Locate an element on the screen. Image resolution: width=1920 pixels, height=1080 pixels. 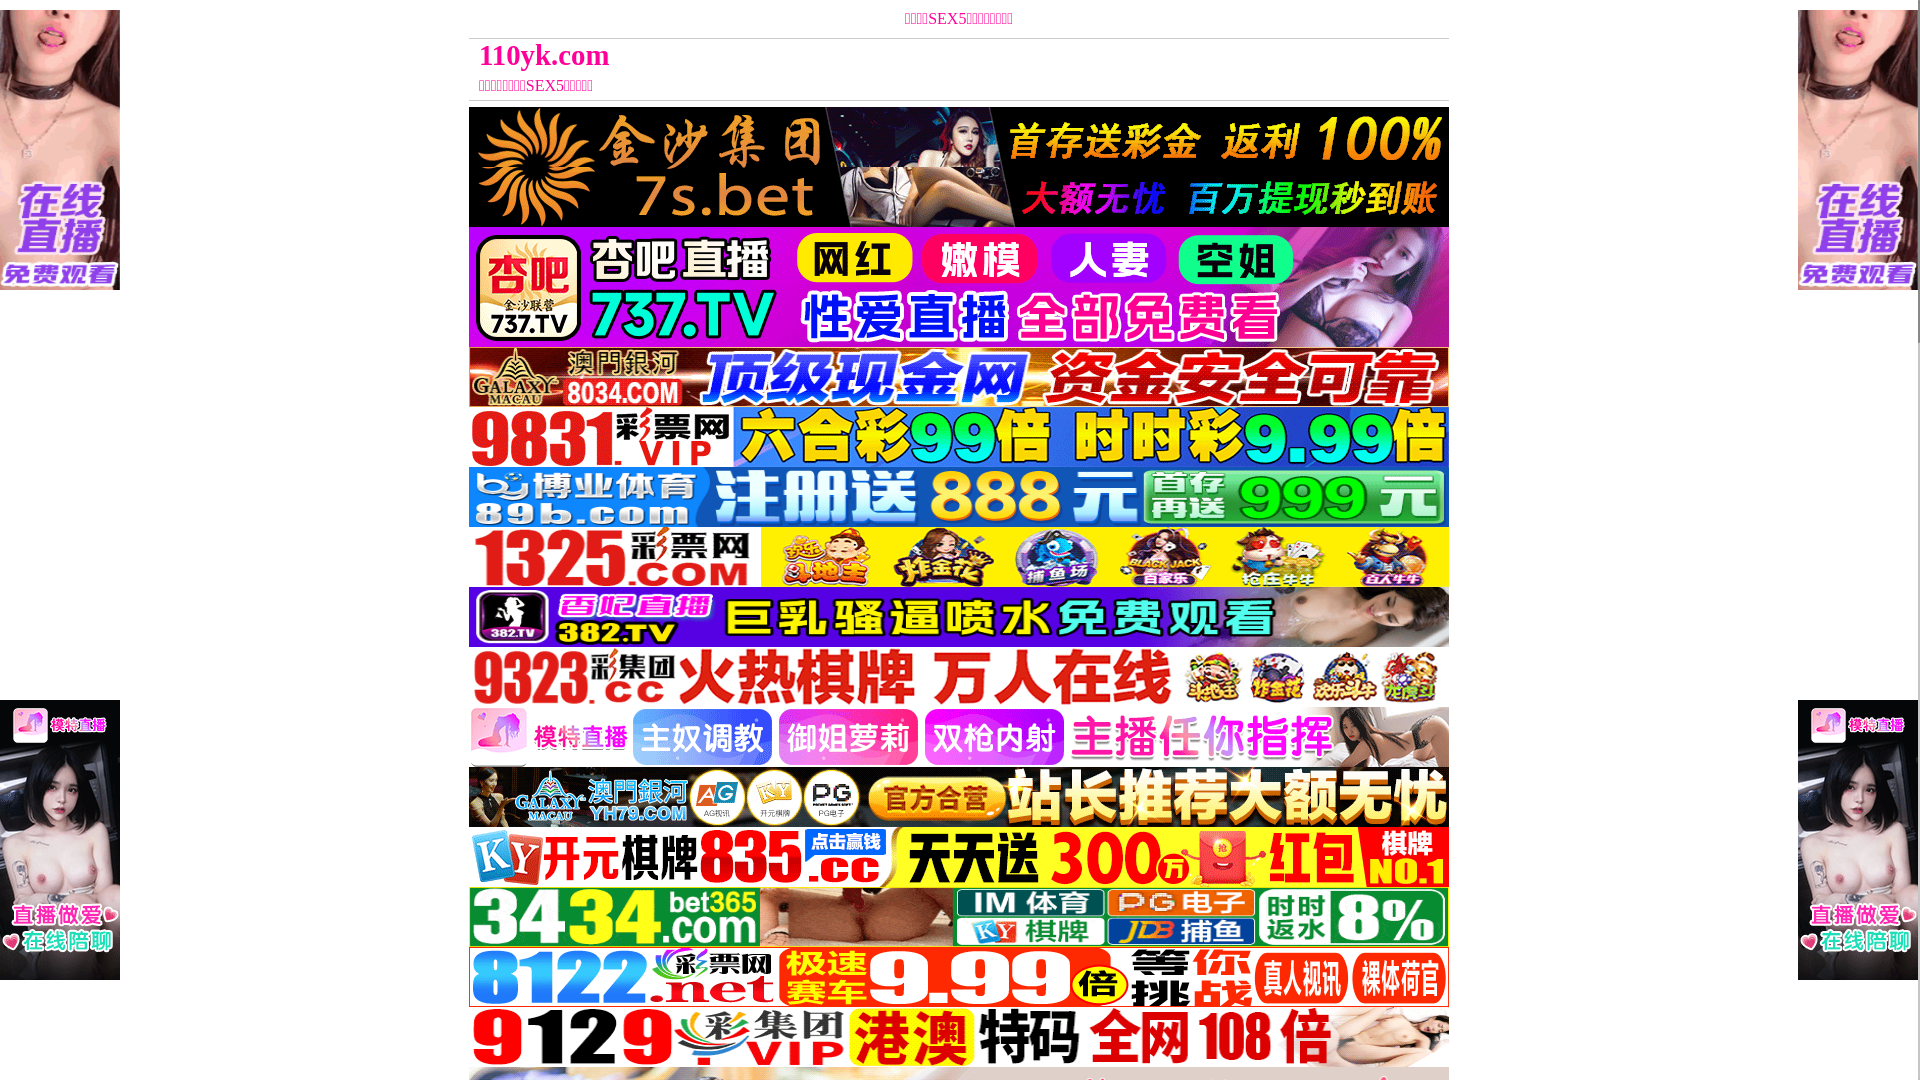
'110yk.com' is located at coordinates (836, 54).